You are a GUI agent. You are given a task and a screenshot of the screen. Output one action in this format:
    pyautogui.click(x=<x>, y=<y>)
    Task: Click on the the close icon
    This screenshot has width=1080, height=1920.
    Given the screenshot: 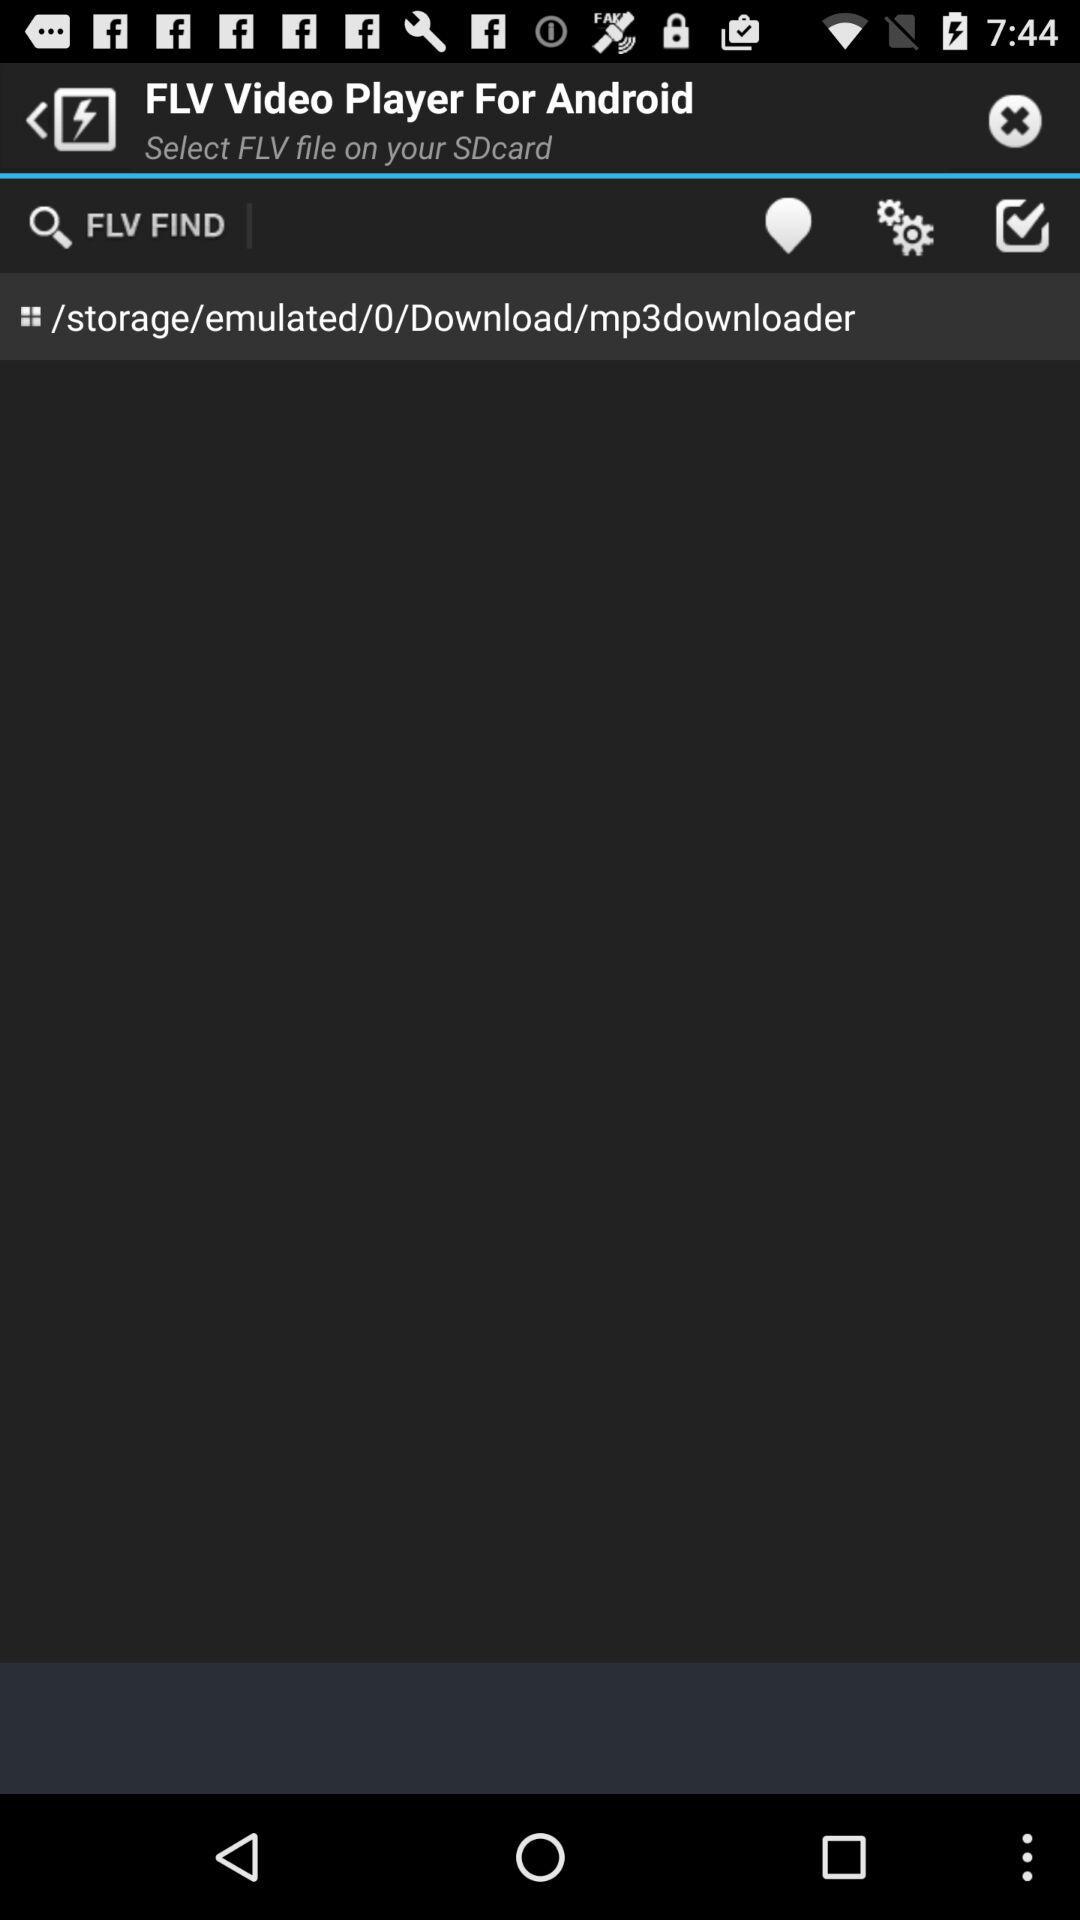 What is the action you would take?
    pyautogui.click(x=1014, y=124)
    